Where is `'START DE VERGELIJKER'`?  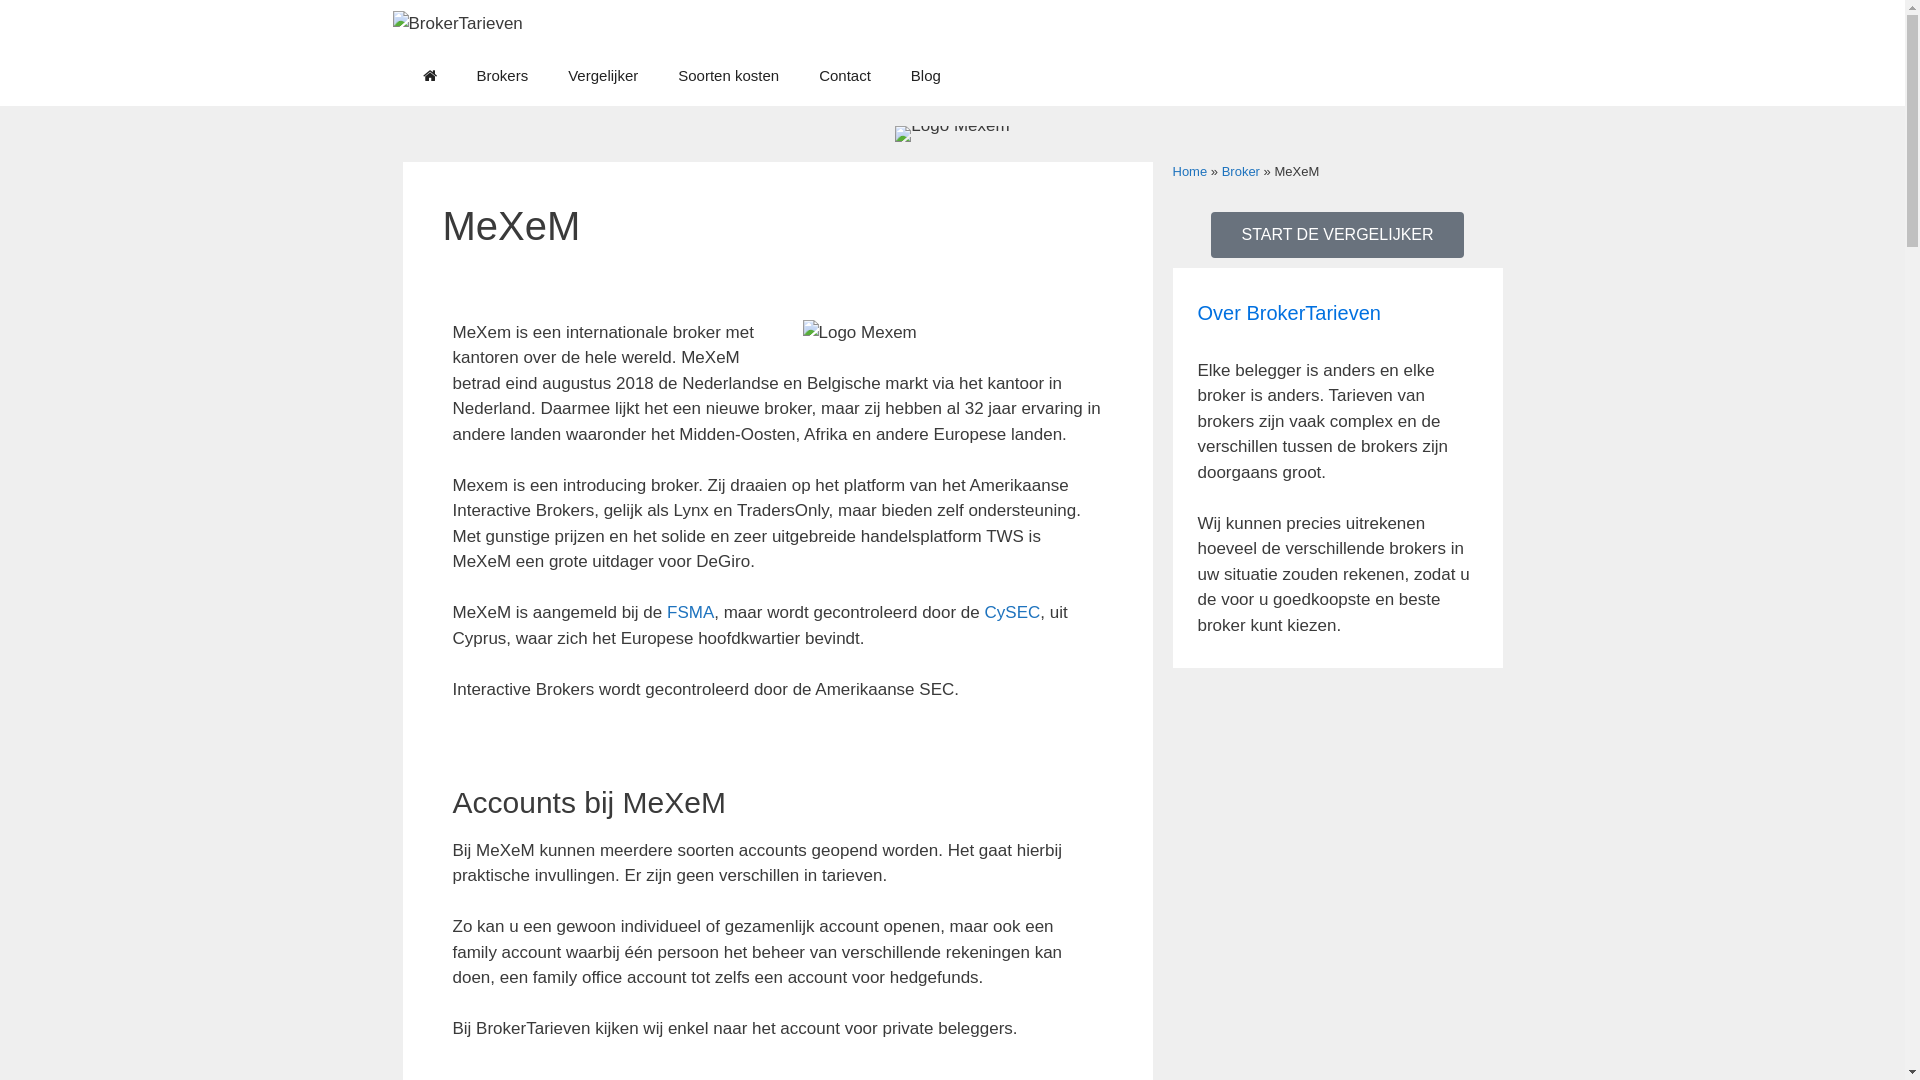
'START DE VERGELIJKER' is located at coordinates (1337, 234).